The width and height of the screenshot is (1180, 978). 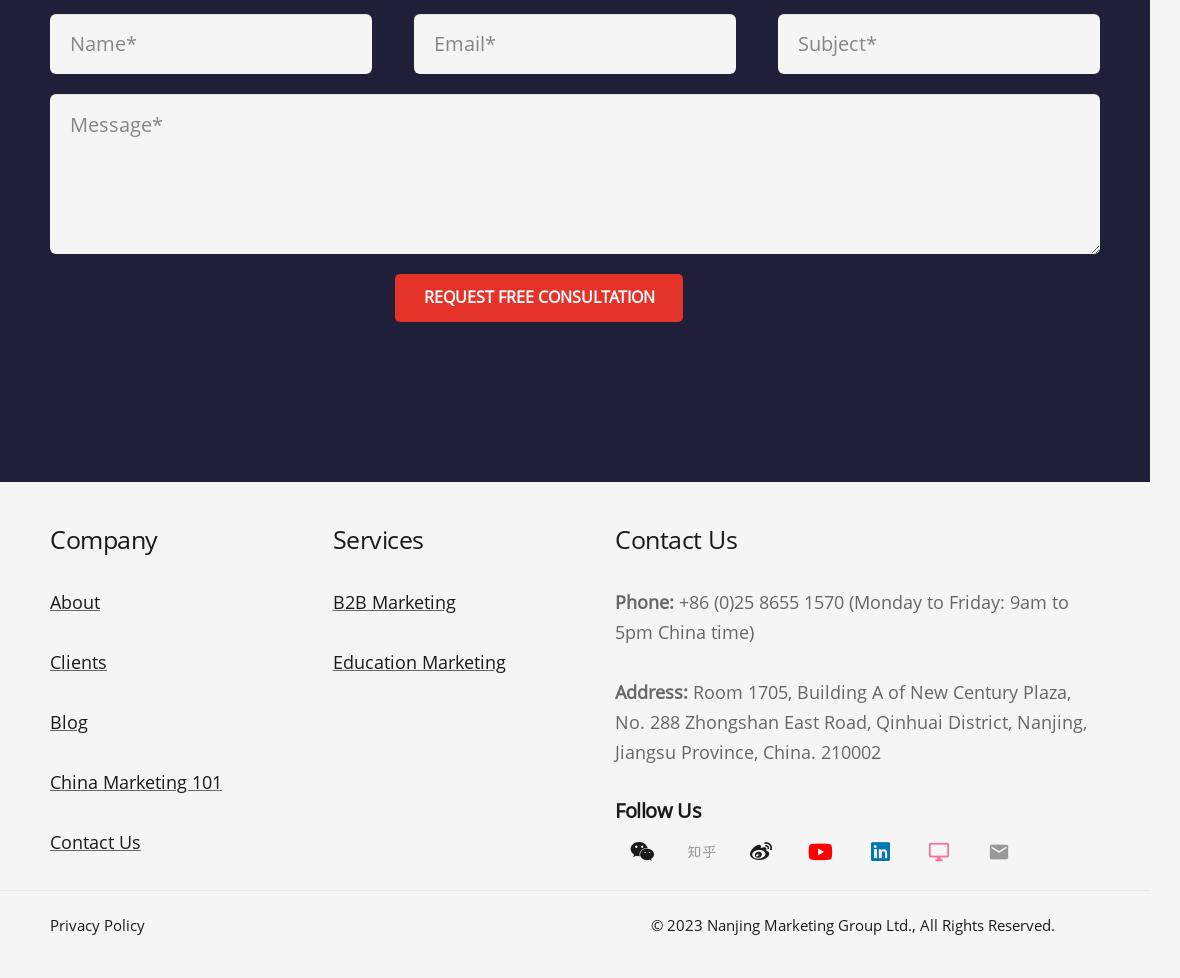 What do you see at coordinates (851, 923) in the screenshot?
I see `'© 2023 Nanjing Marketing Group Ltd., All Rights Reserved.'` at bounding box center [851, 923].